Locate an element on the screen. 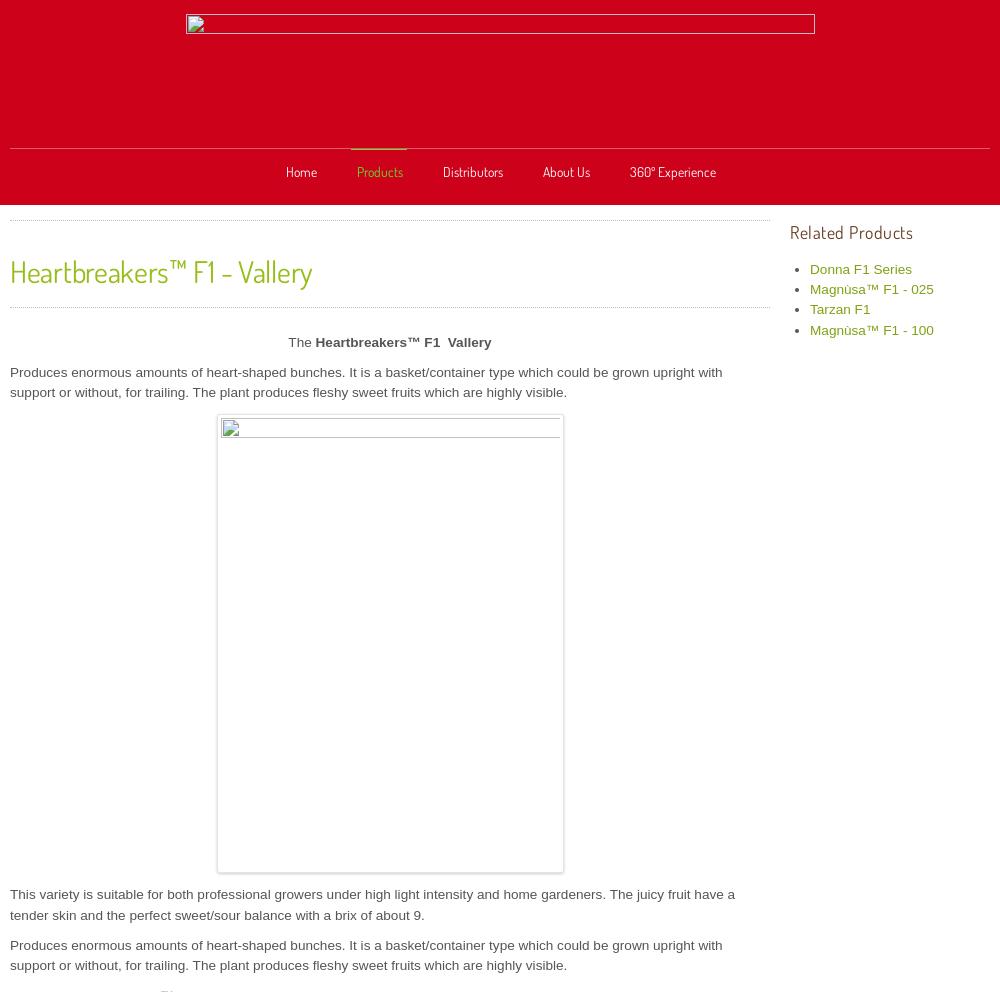 This screenshot has width=1000, height=992. 'Home' is located at coordinates (301, 170).